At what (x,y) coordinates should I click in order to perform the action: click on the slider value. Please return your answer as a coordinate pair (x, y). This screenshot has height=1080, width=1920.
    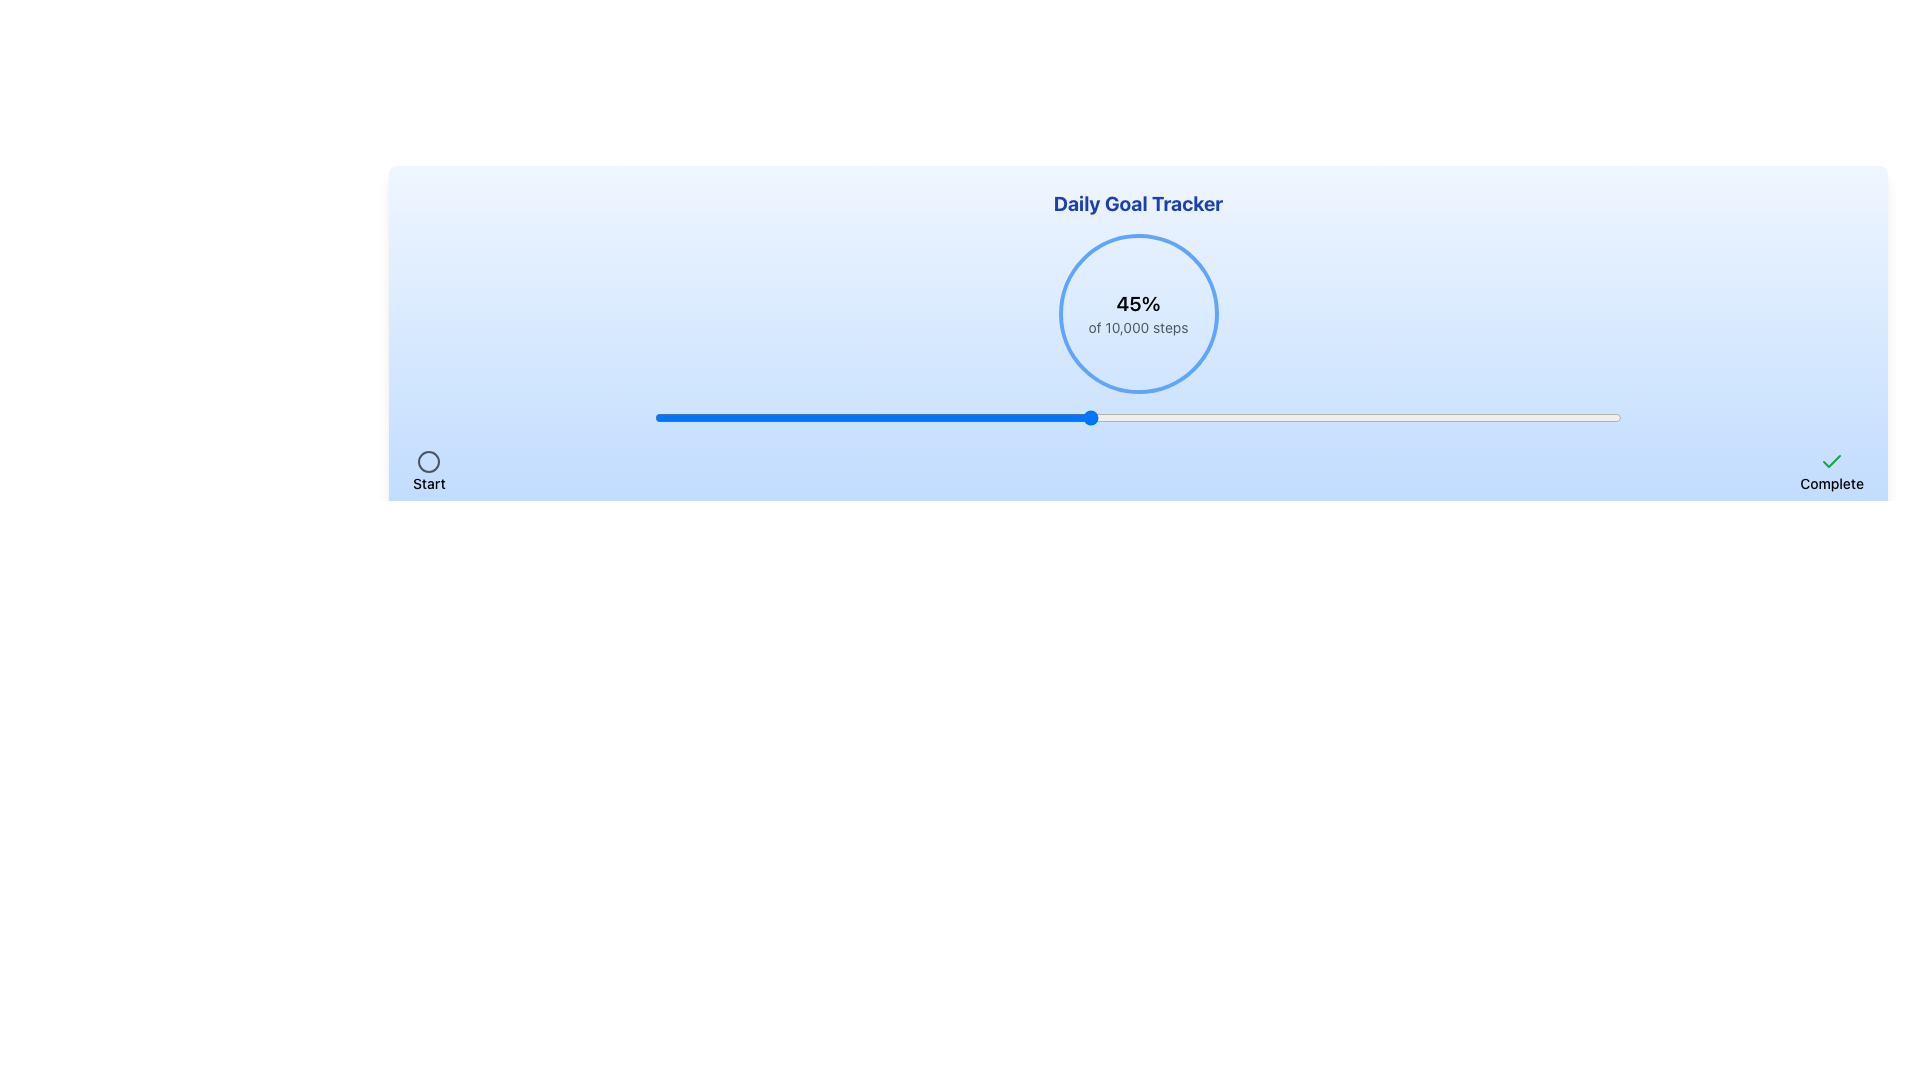
    Looking at the image, I should click on (1167, 416).